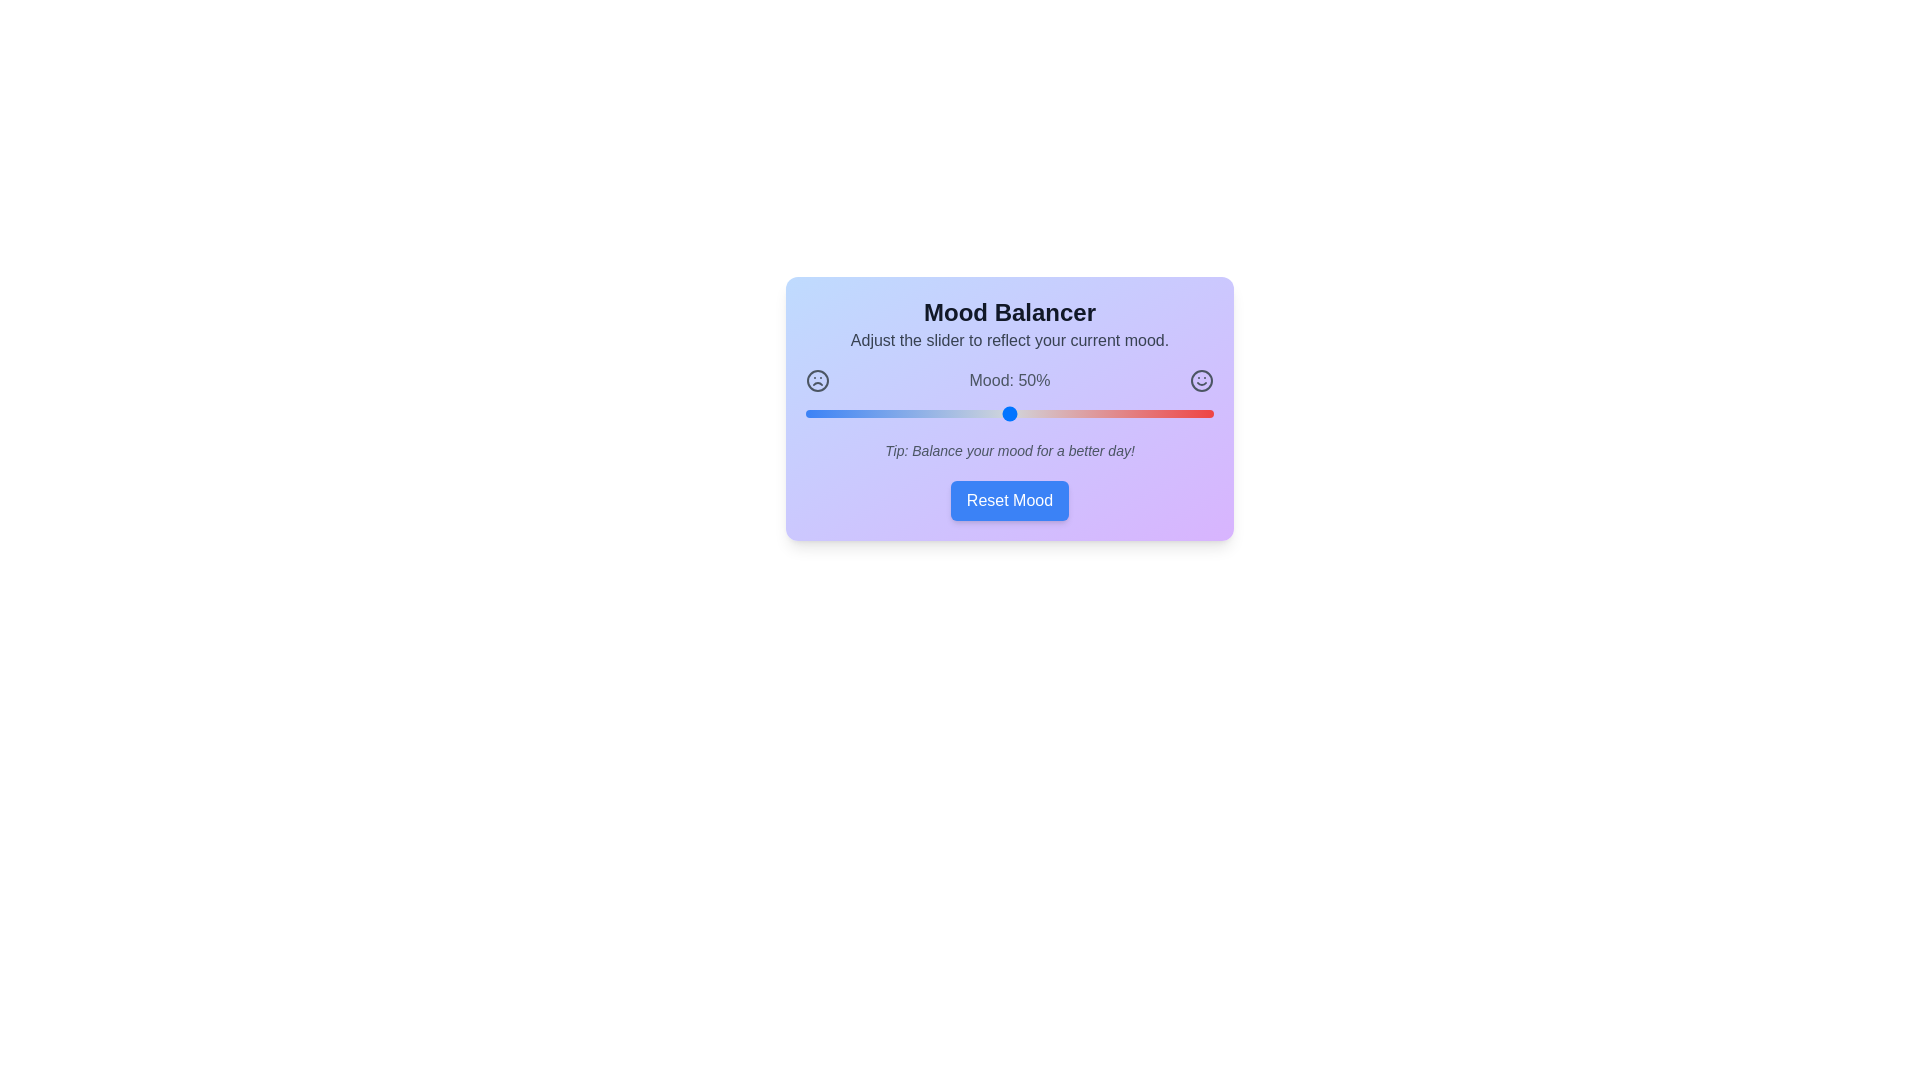 The width and height of the screenshot is (1920, 1080). What do you see at coordinates (1062, 412) in the screenshot?
I see `the mood slider to 63%` at bounding box center [1062, 412].